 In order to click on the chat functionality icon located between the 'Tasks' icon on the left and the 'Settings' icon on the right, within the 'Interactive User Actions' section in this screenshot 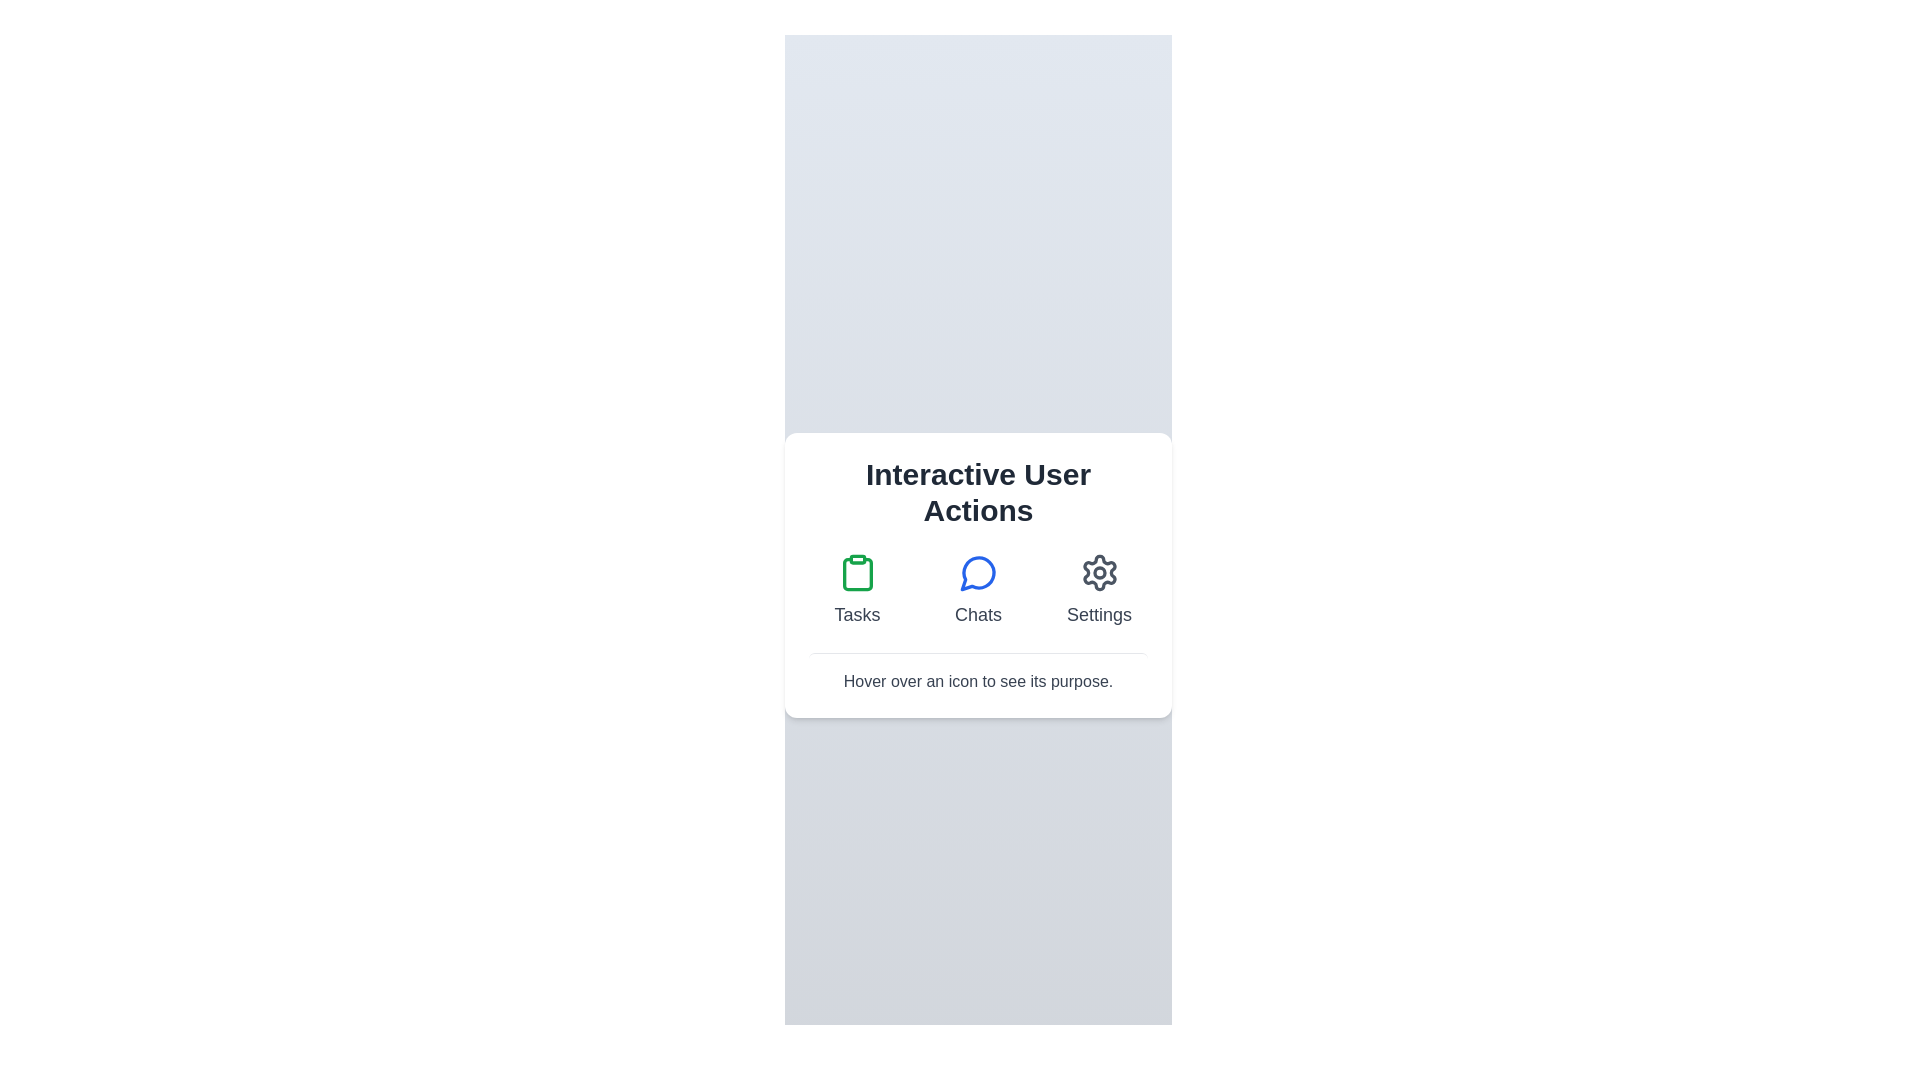, I will do `click(977, 573)`.